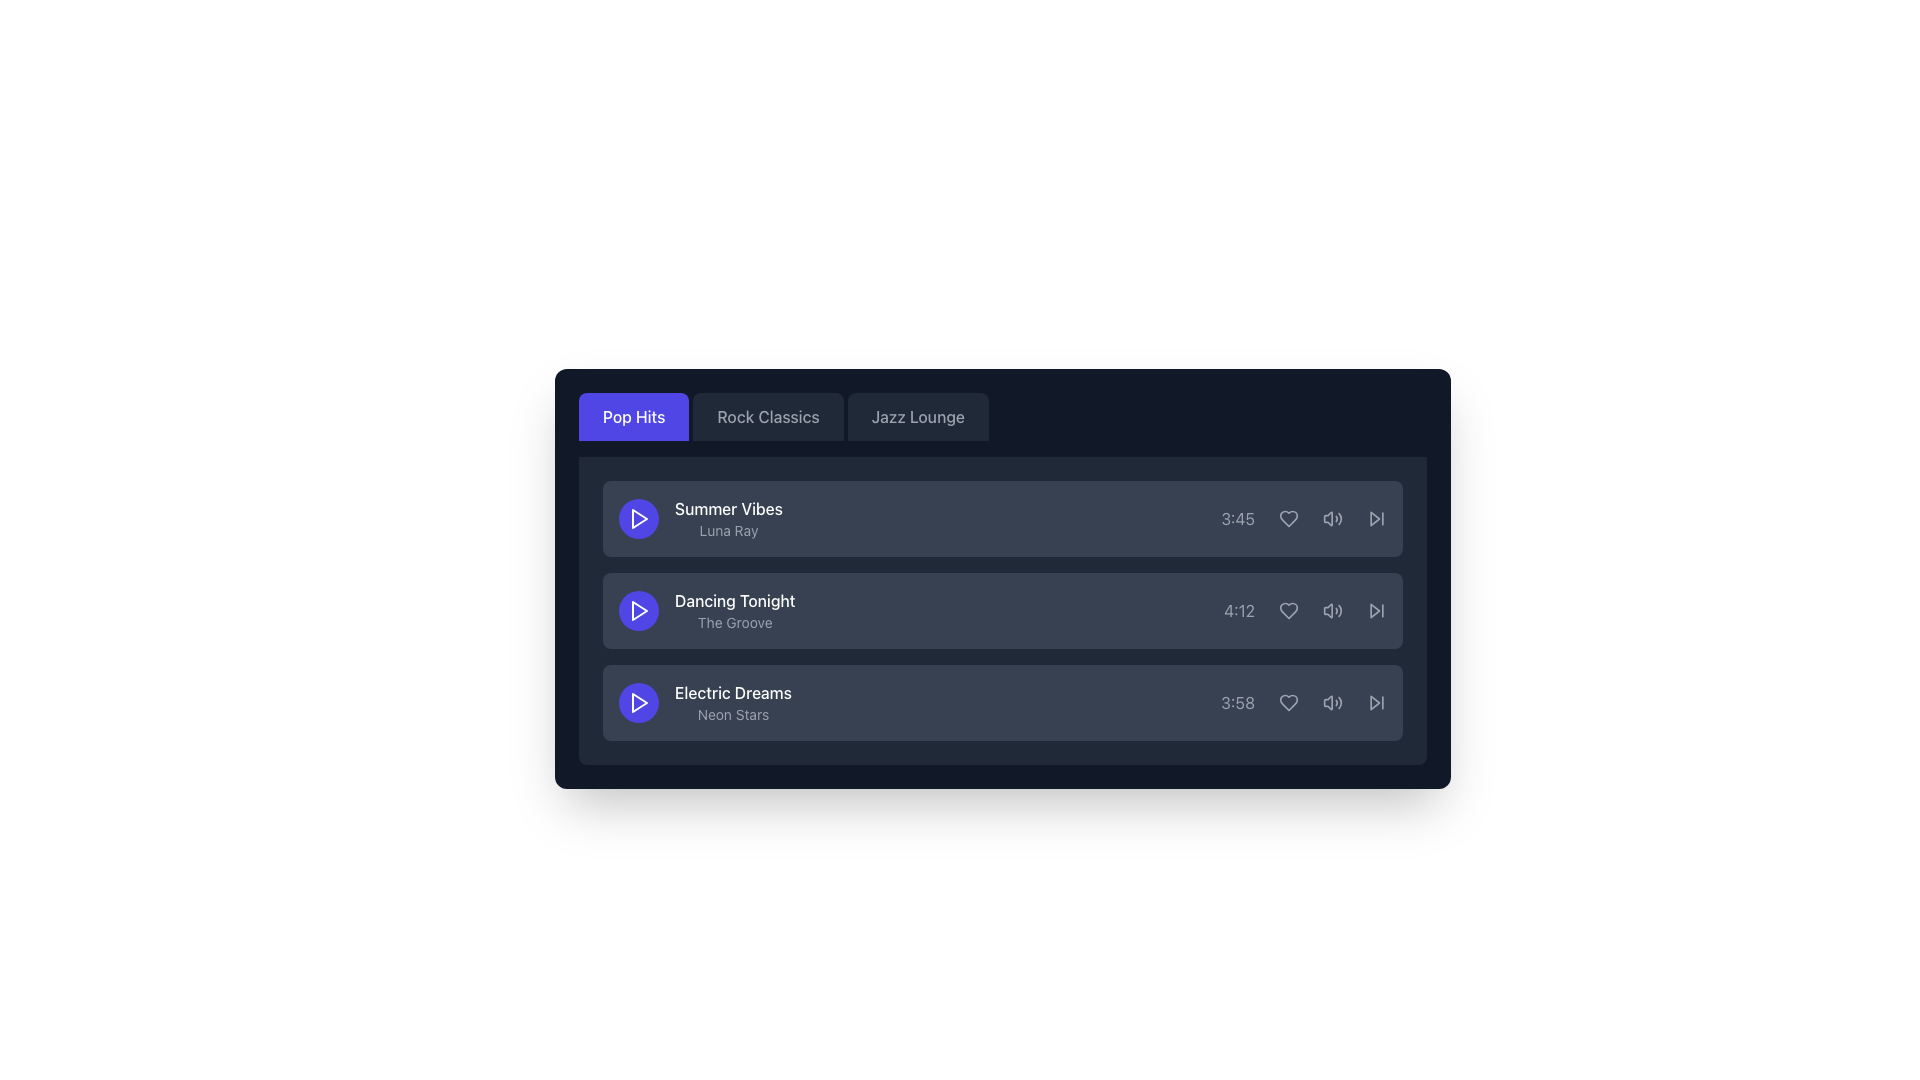  Describe the element at coordinates (767, 415) in the screenshot. I see `the 'Rock Classics' tab for keyboard navigation by targeting the button with a dark gray background and lighter gray text` at that location.